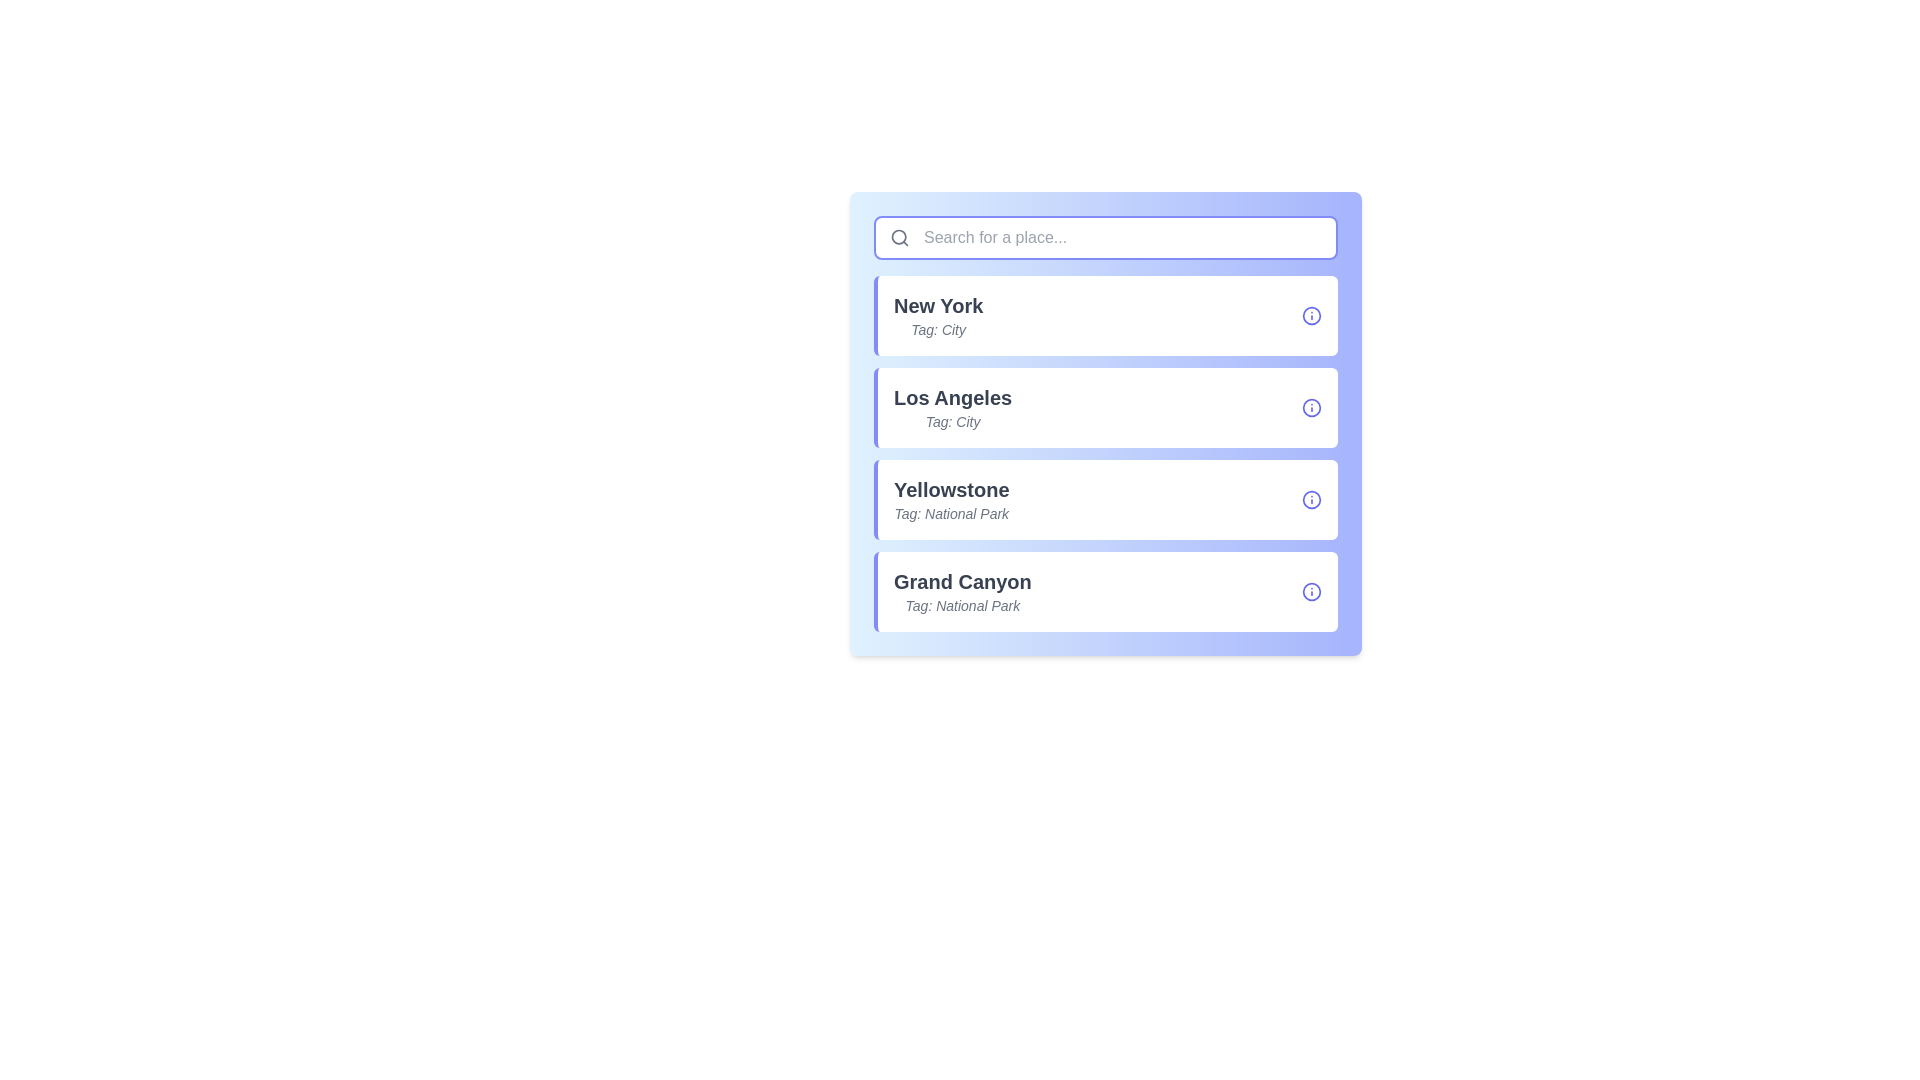 The width and height of the screenshot is (1920, 1080). I want to click on the small circular purple icon containing an 'i' symbol located to the far right of the list item labeled 'New York' and 'Tag: City', so click(1311, 315).